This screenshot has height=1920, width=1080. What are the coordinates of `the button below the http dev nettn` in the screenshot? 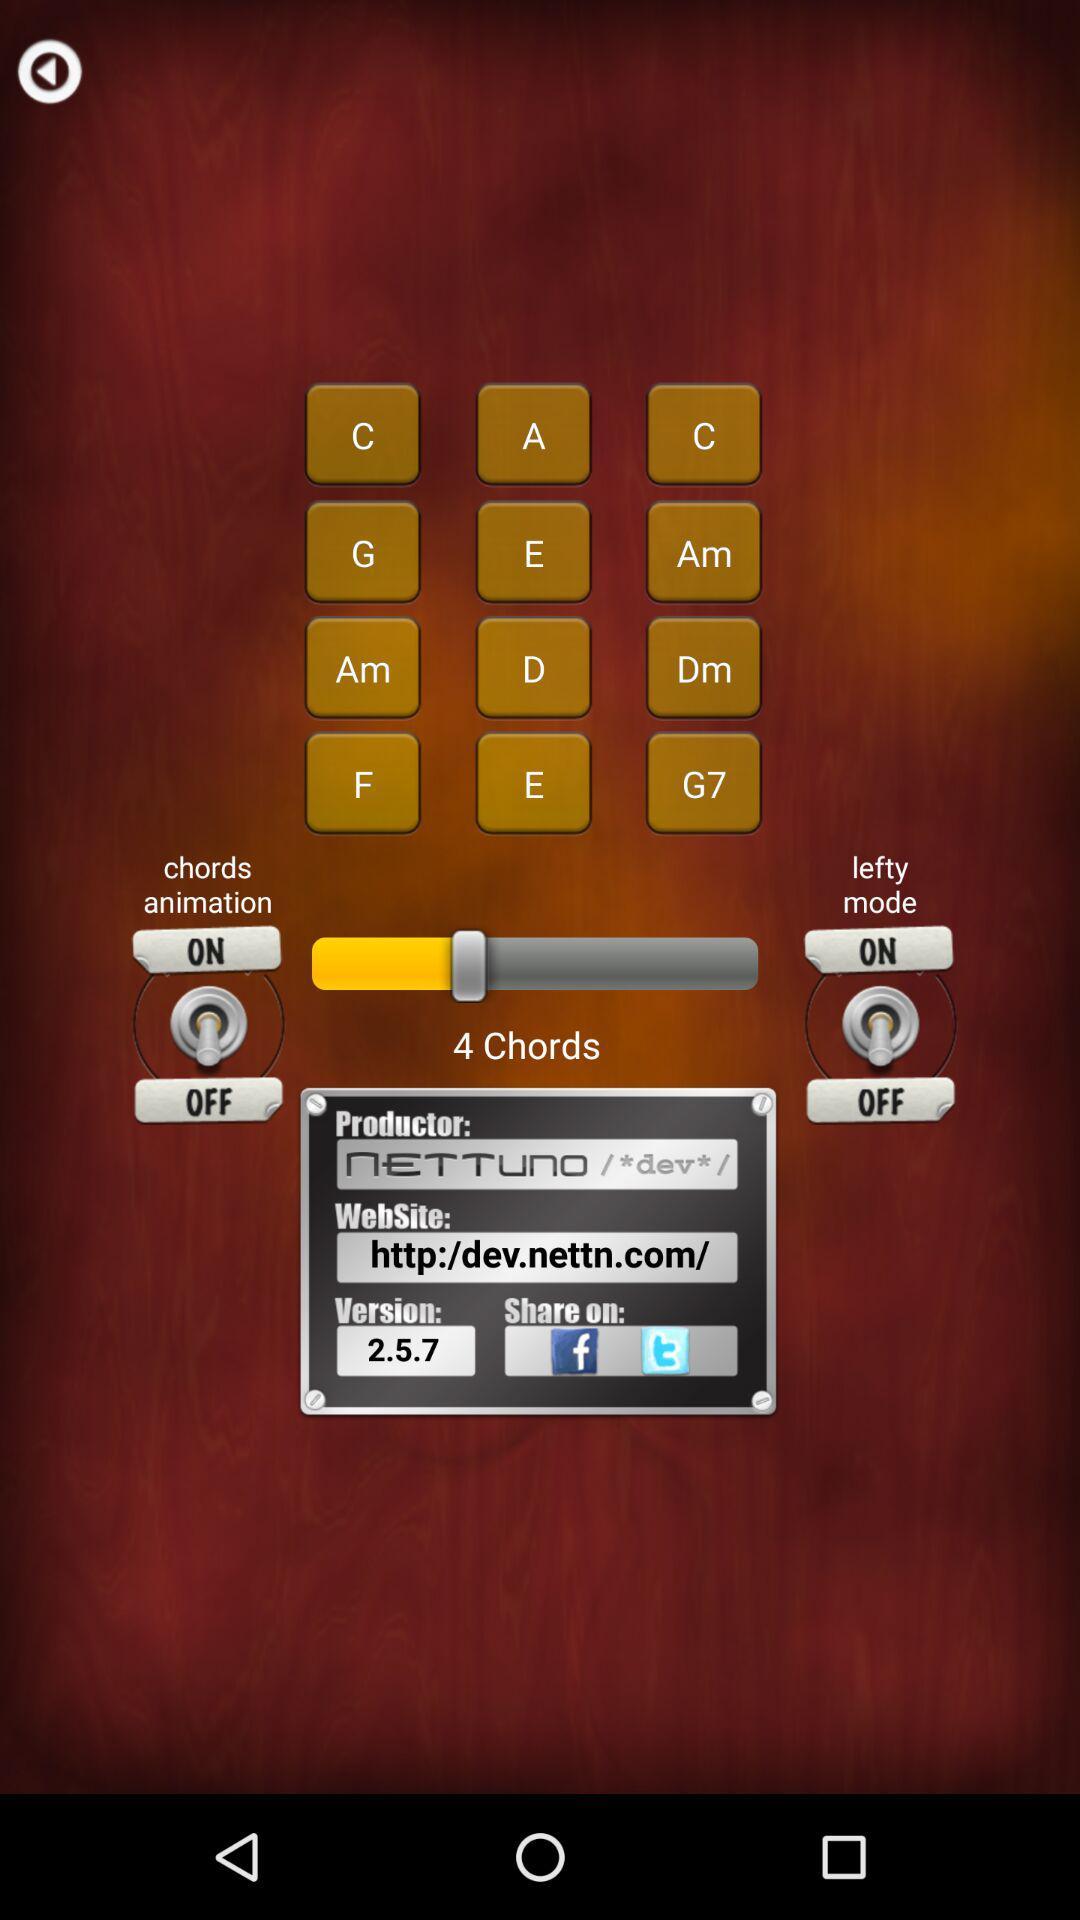 It's located at (696, 1394).